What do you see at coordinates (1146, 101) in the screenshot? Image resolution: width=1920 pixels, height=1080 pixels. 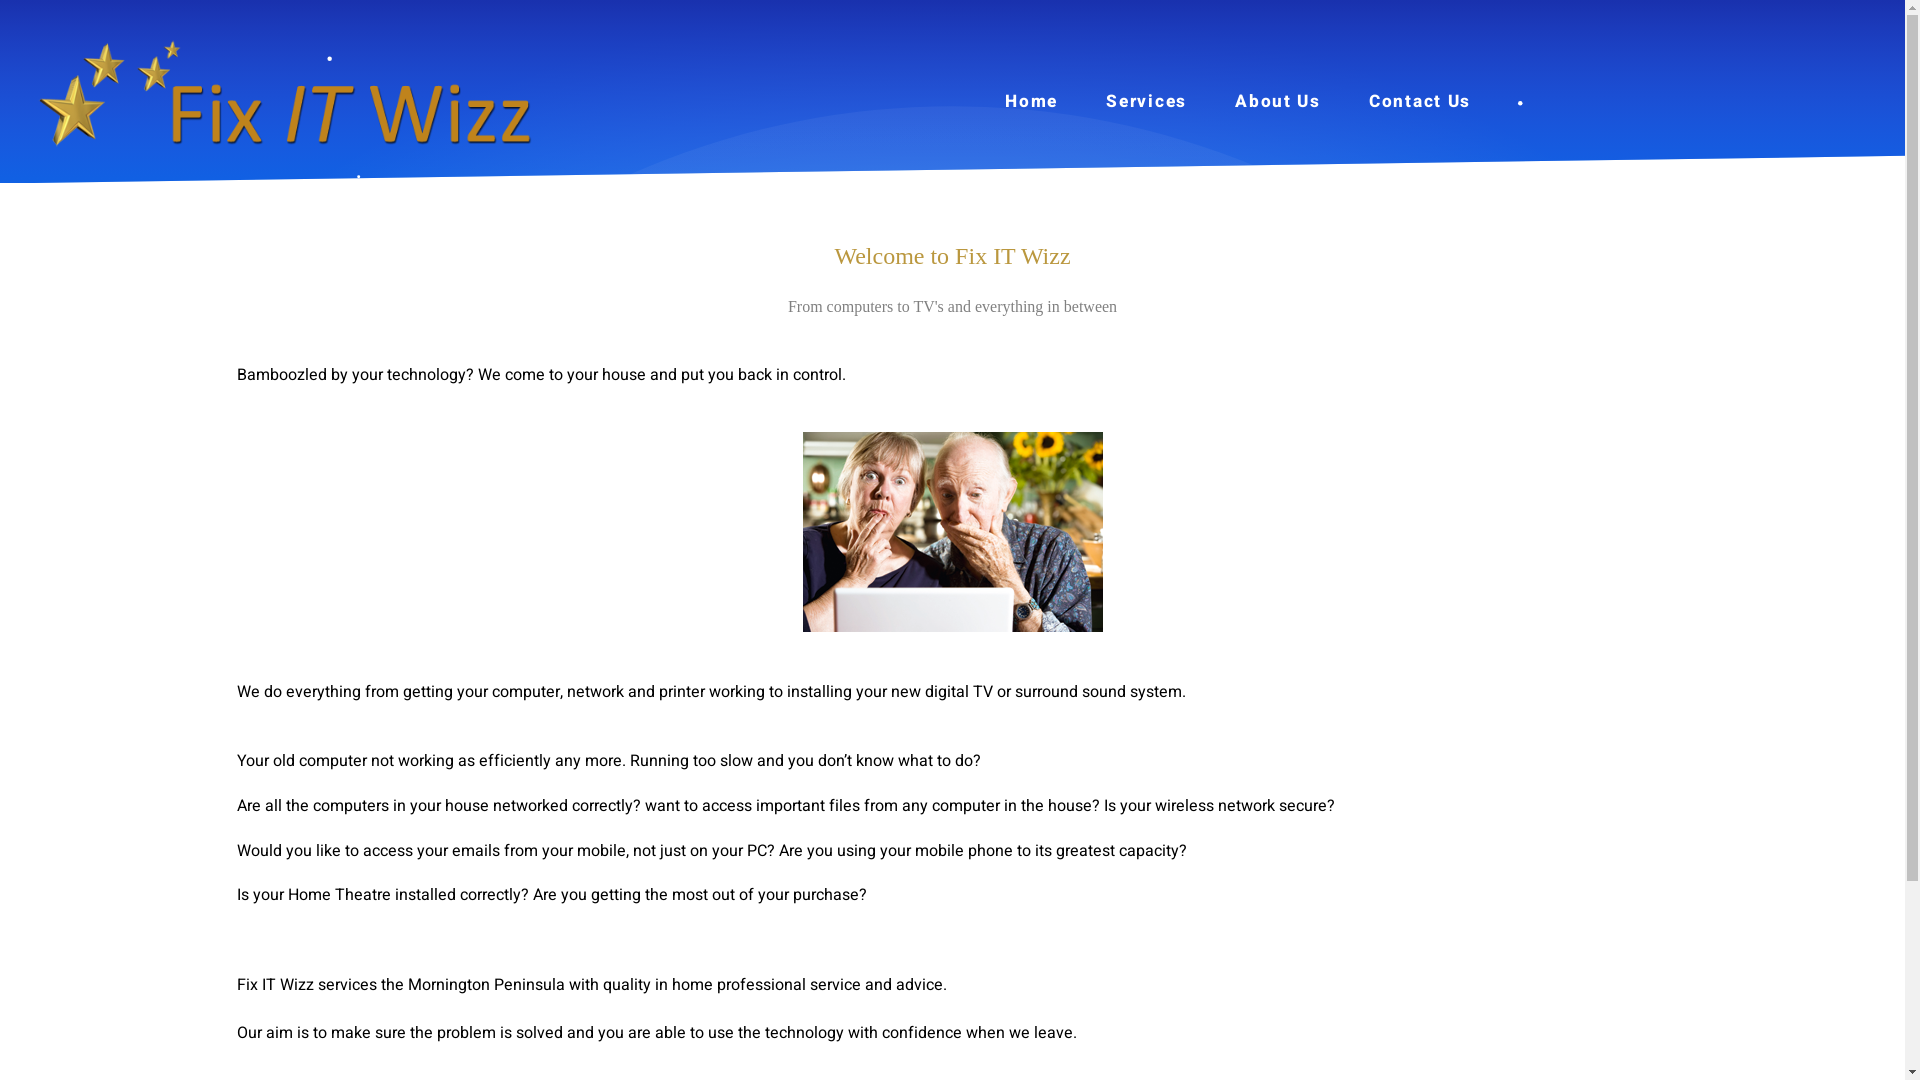 I see `'Services'` at bounding box center [1146, 101].